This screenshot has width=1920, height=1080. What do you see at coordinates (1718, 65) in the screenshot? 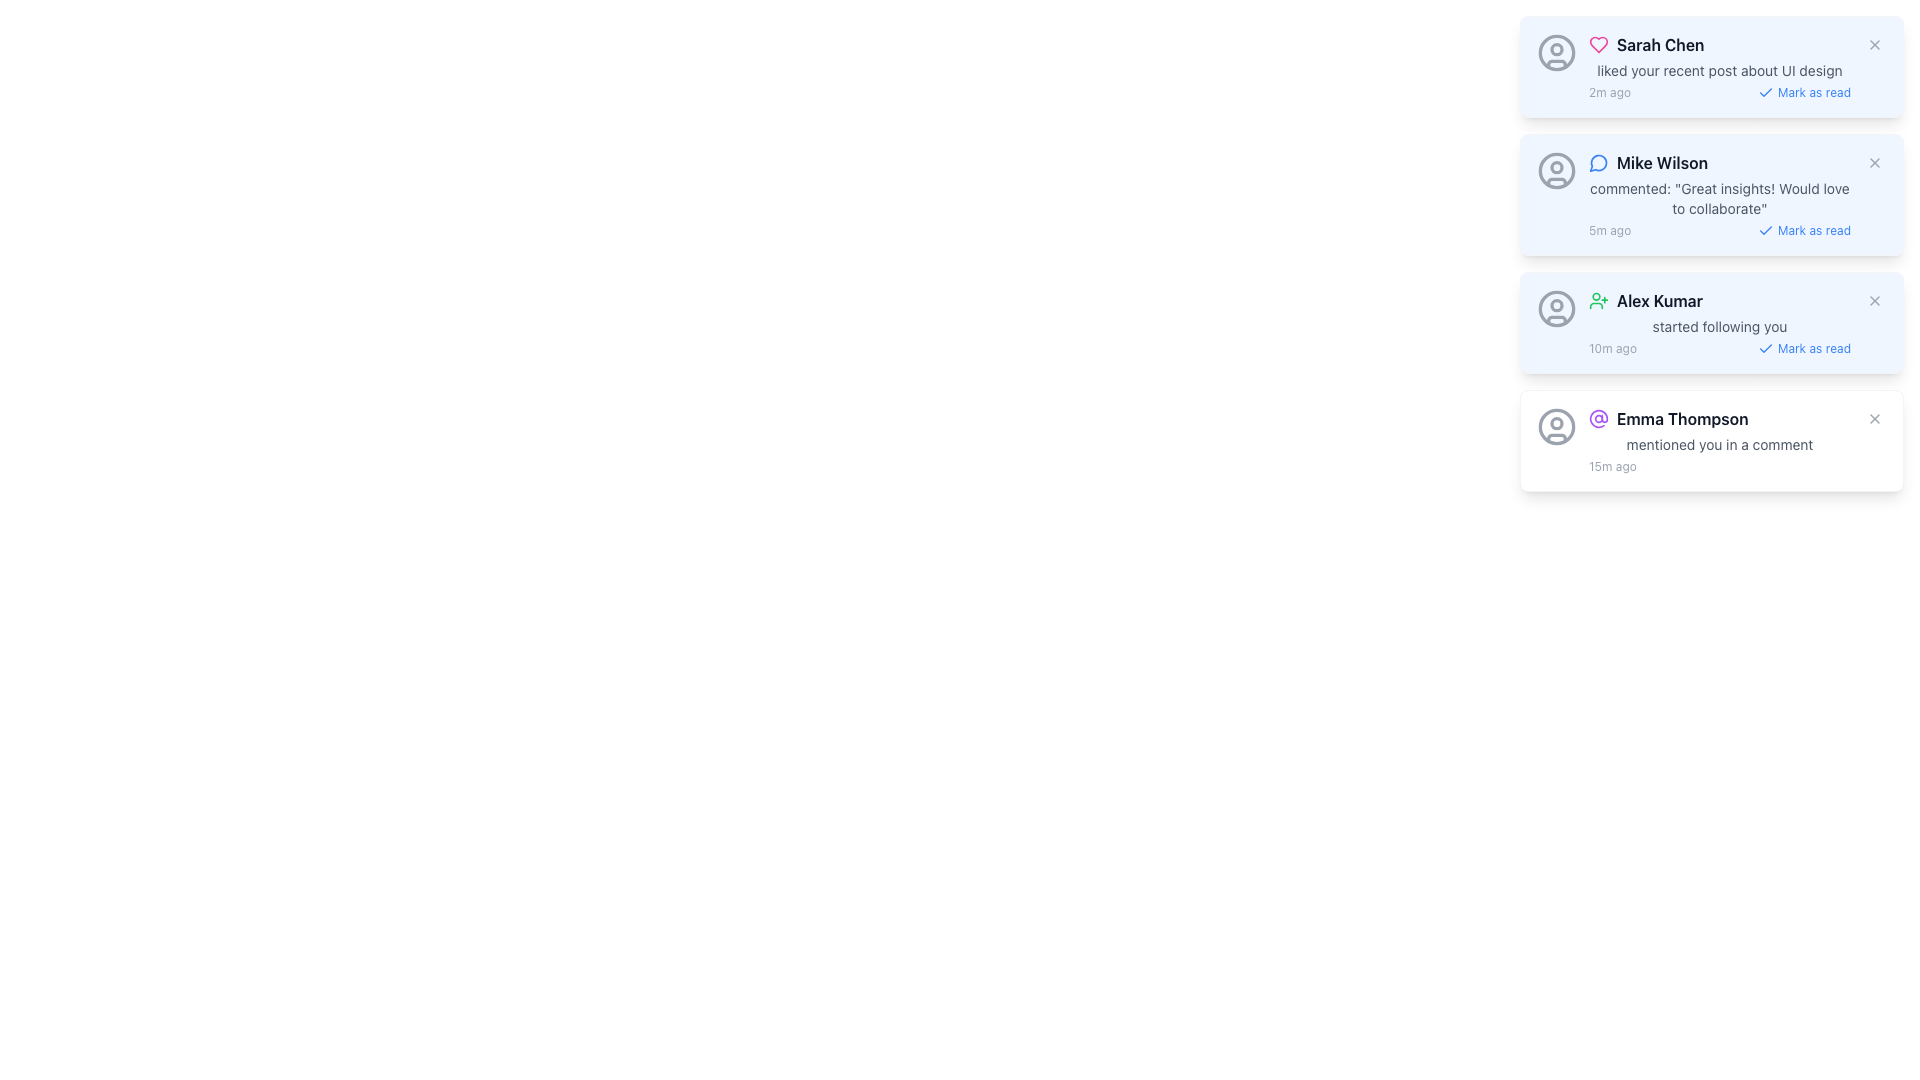
I see `the Notification card that informs the user that Sarah Chen has liked their post about UI design, which is the topmost notification in the list` at bounding box center [1718, 65].